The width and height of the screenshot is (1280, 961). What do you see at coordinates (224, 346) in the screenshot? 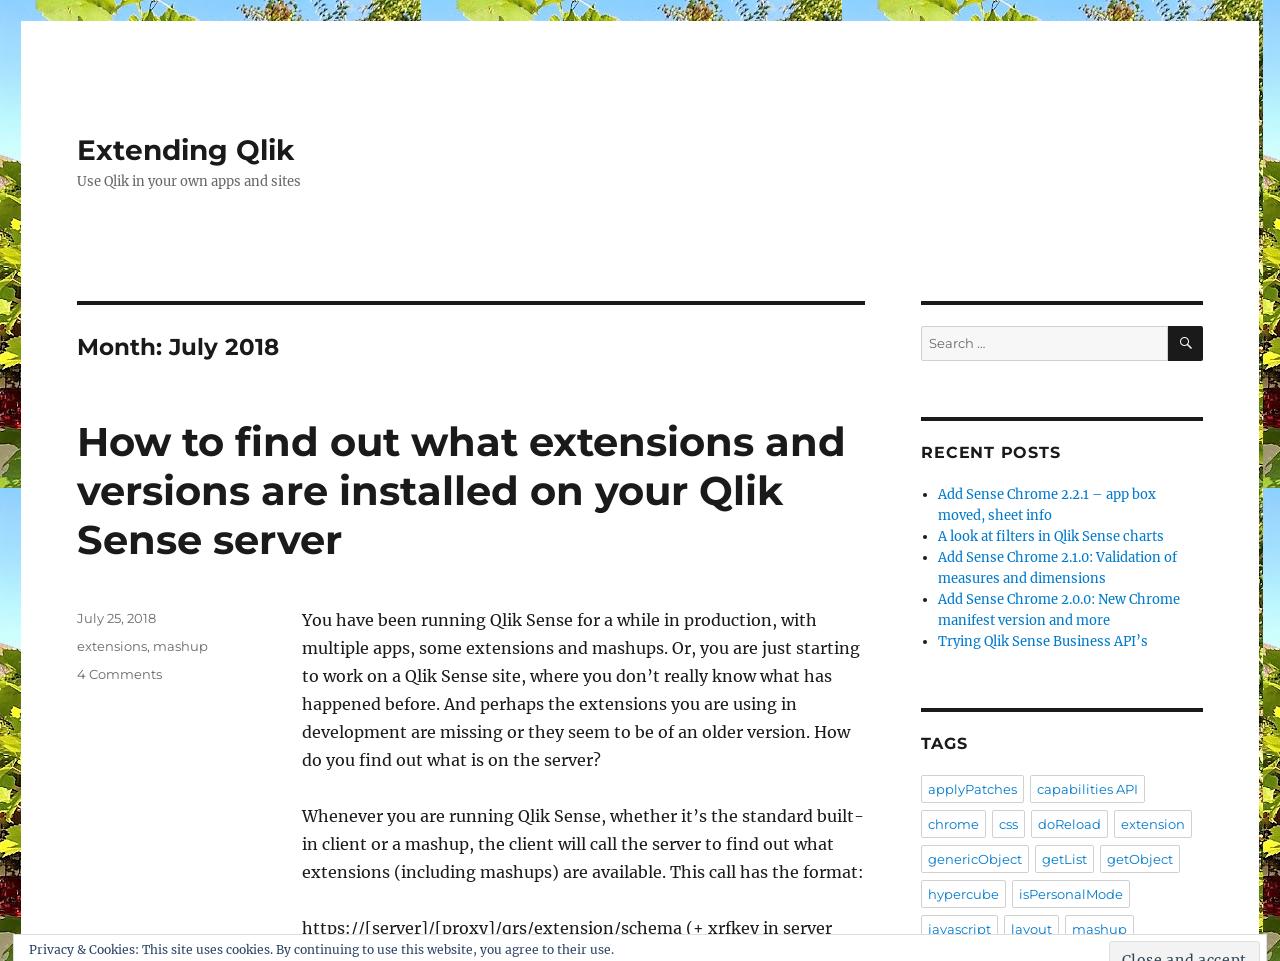
I see `'July 2018'` at bounding box center [224, 346].